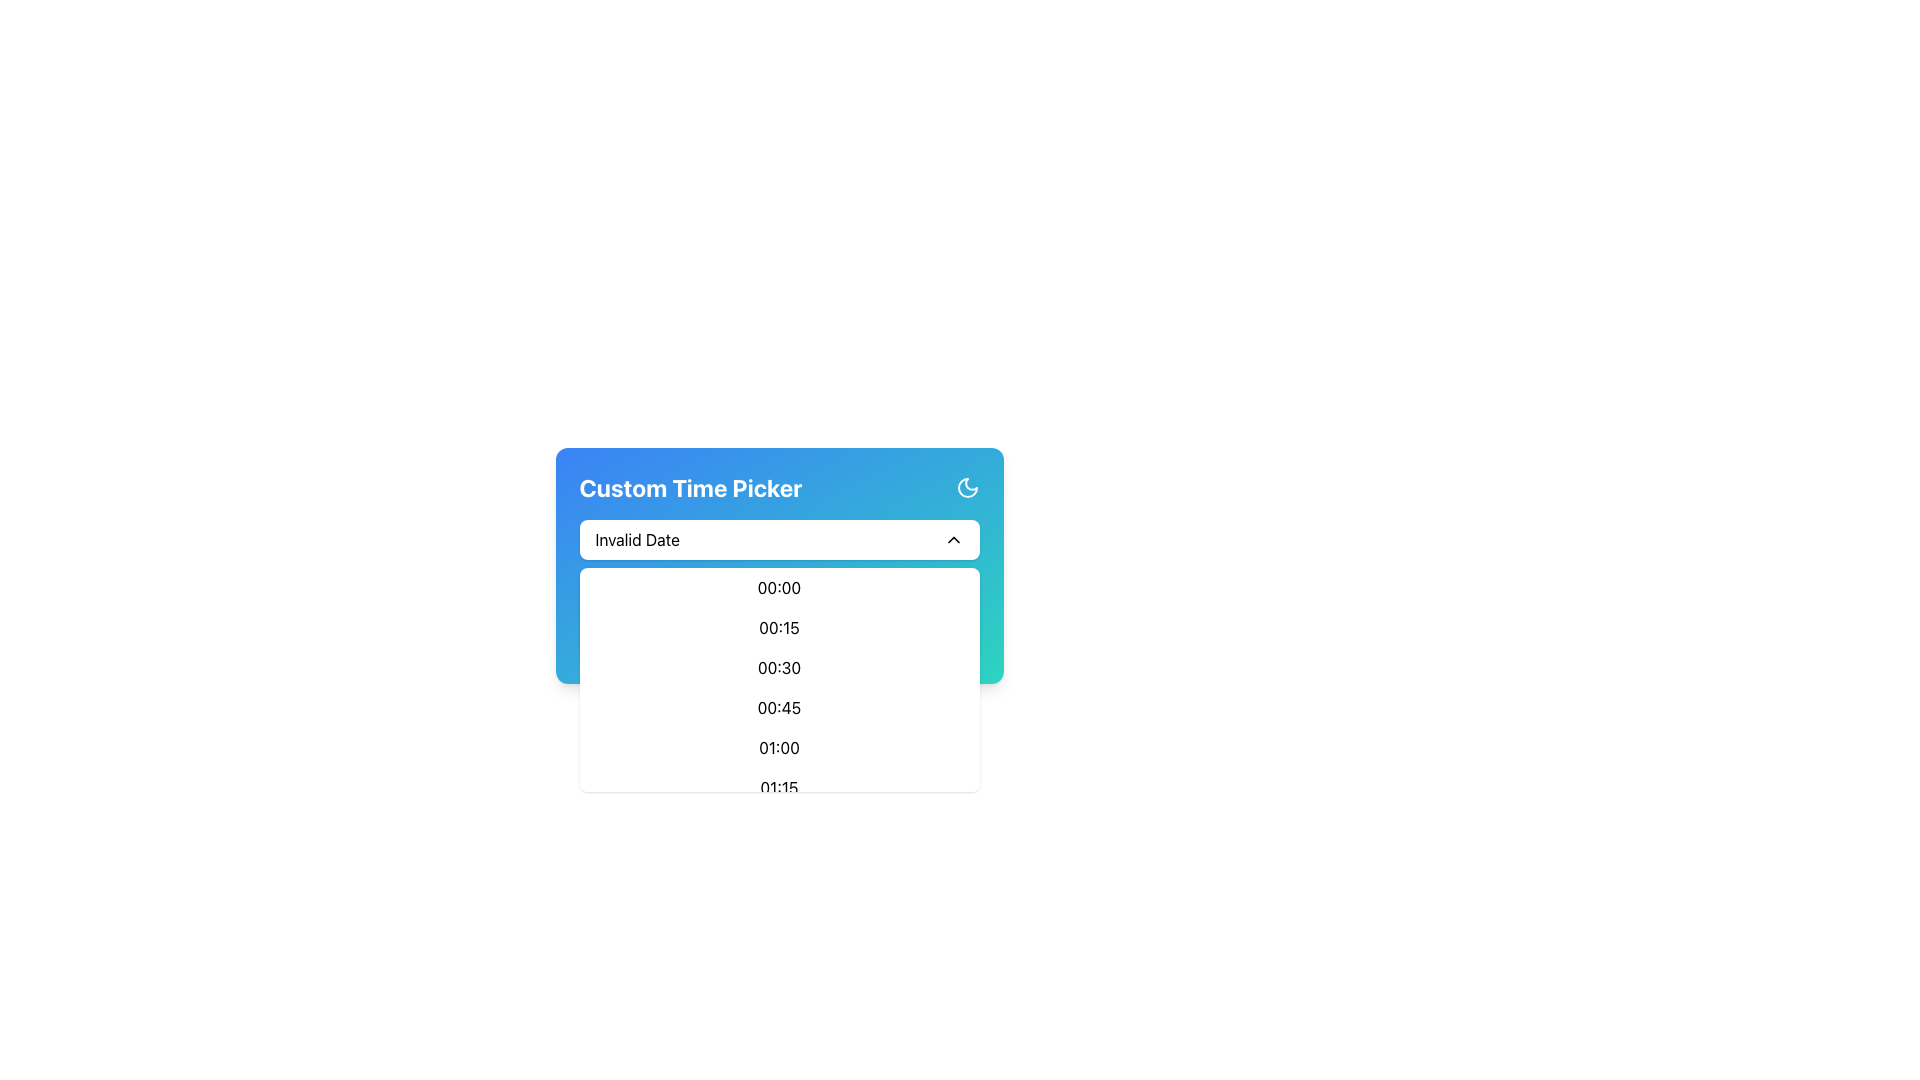 The image size is (1920, 1080). Describe the element at coordinates (778, 786) in the screenshot. I see `to select the time '01:15' from the dropdown list, which is the sixth option following '01:00' and preceding '01:30'` at that location.